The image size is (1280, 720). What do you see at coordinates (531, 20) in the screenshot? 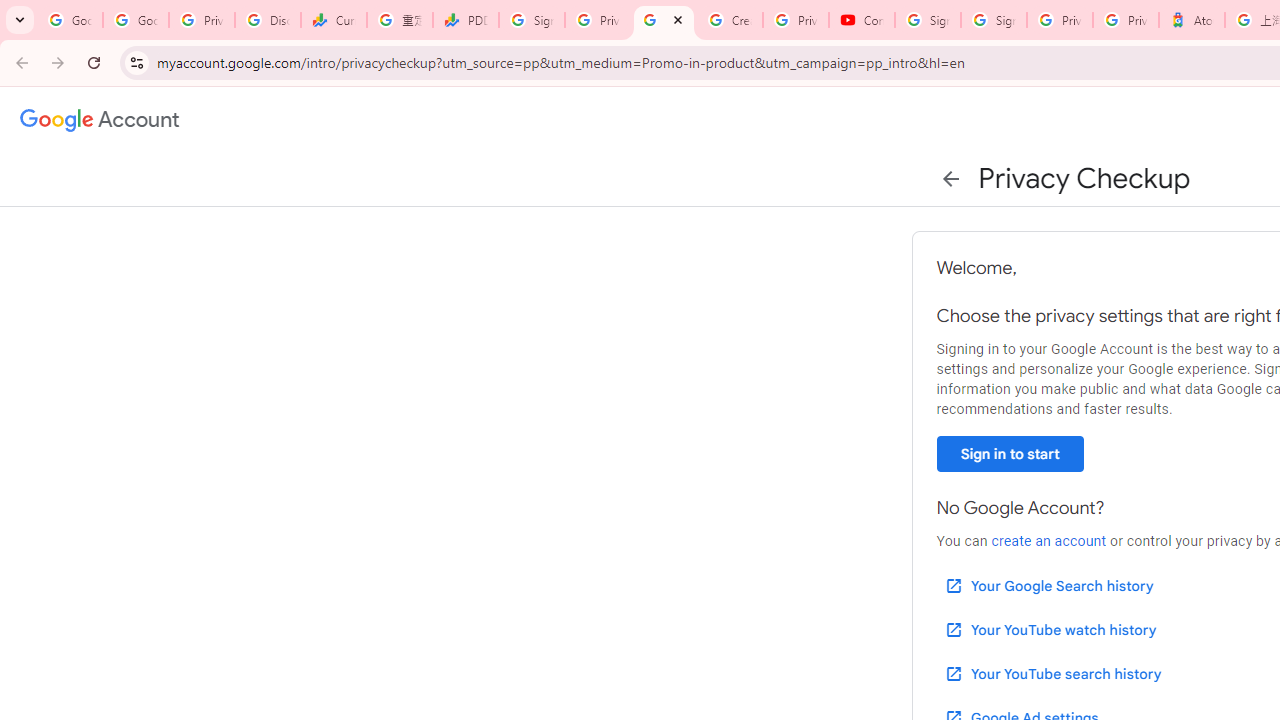
I see `'Sign in - Google Accounts'` at bounding box center [531, 20].